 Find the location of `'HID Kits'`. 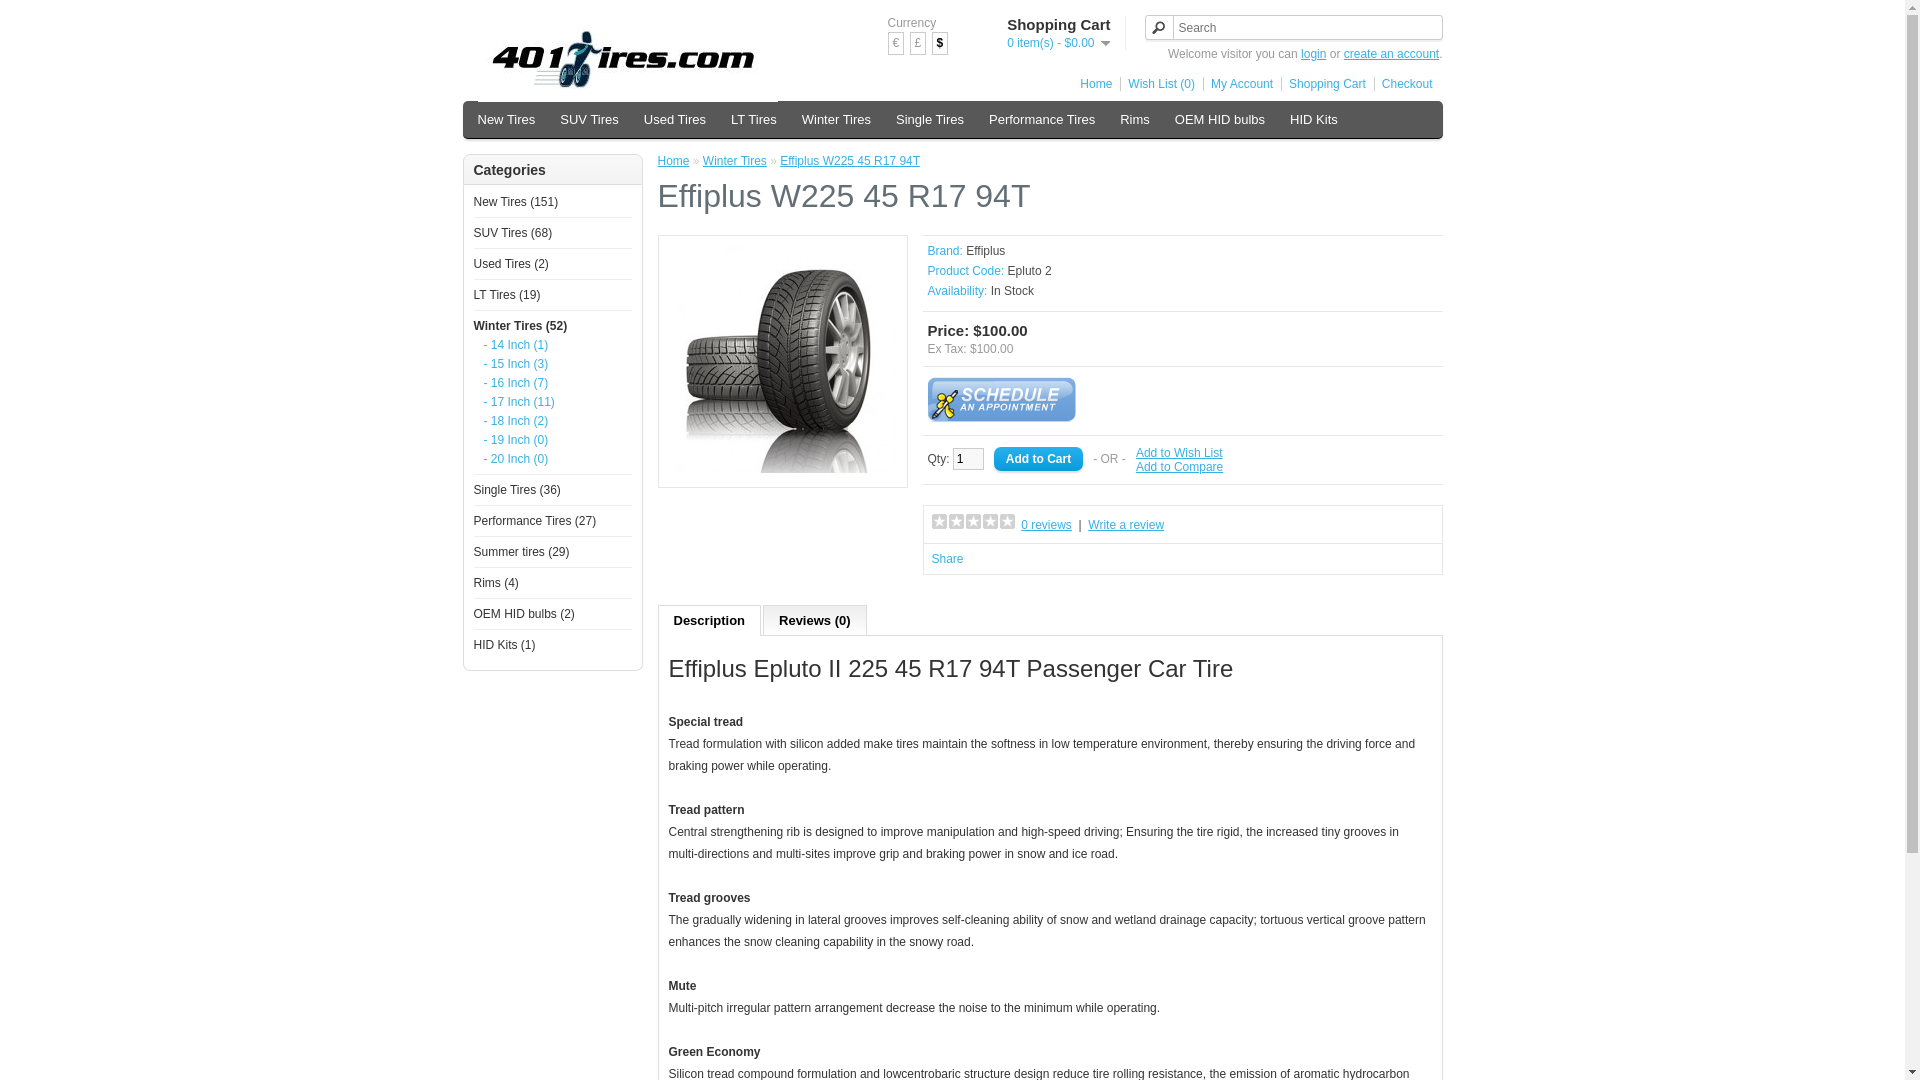

'HID Kits' is located at coordinates (1314, 119).